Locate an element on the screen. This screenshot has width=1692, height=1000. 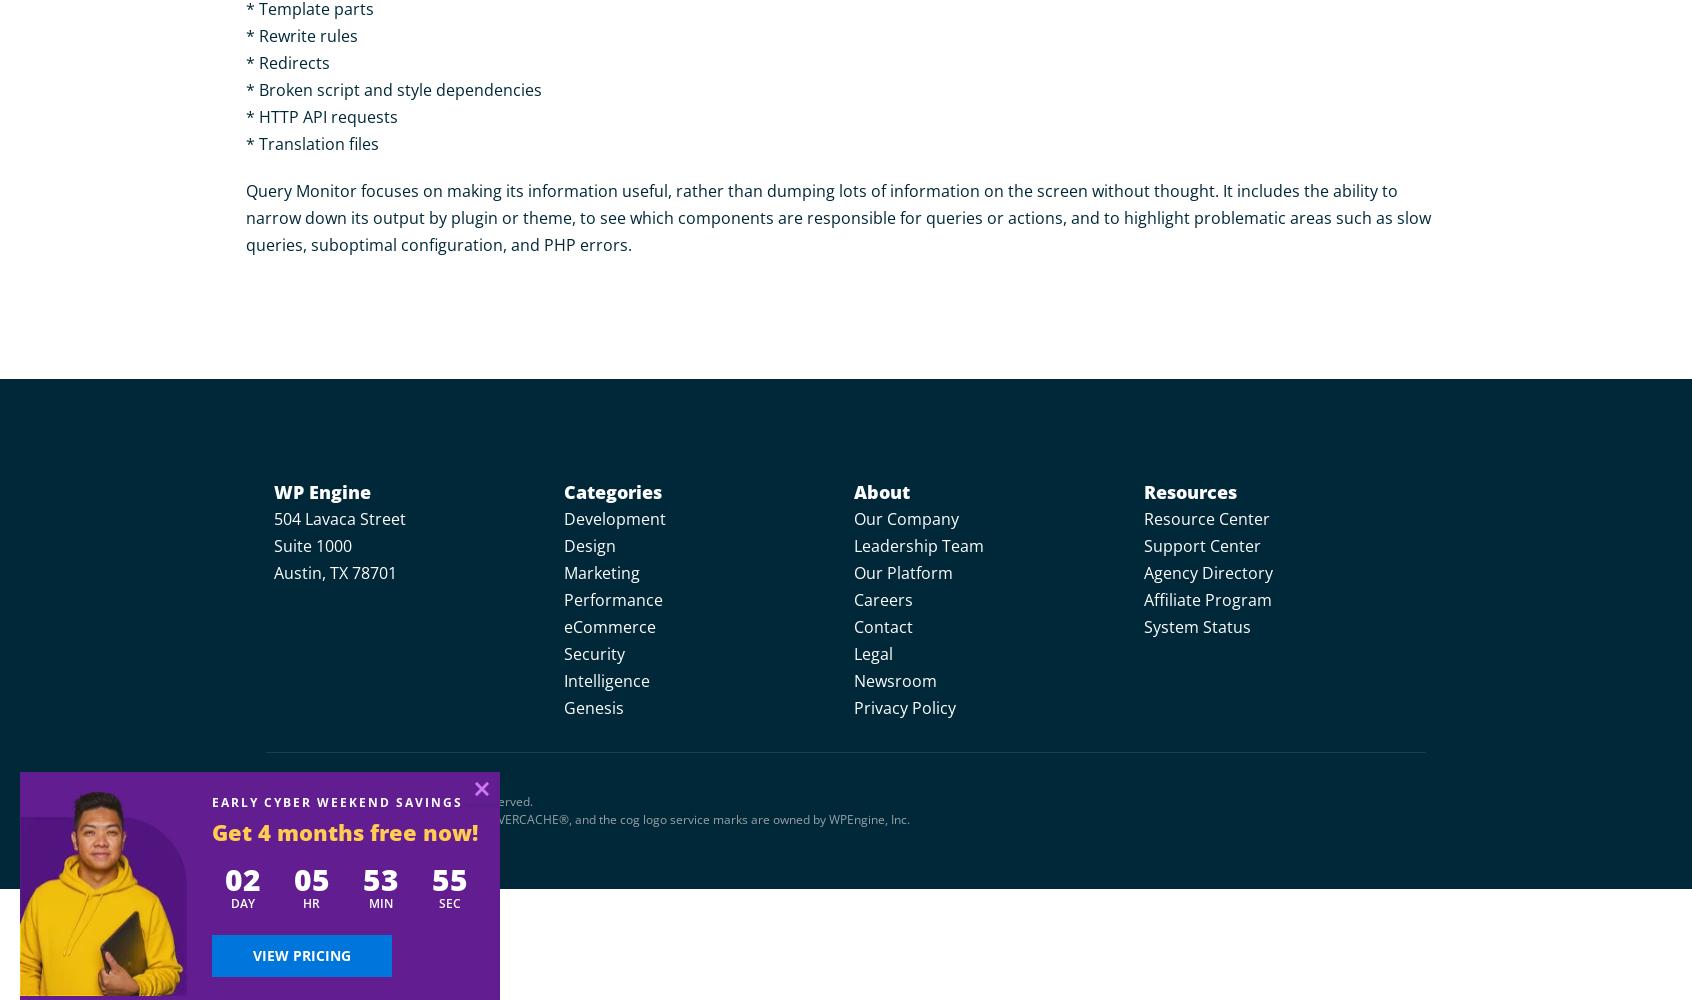
'Agency Directory' is located at coordinates (1208, 572).